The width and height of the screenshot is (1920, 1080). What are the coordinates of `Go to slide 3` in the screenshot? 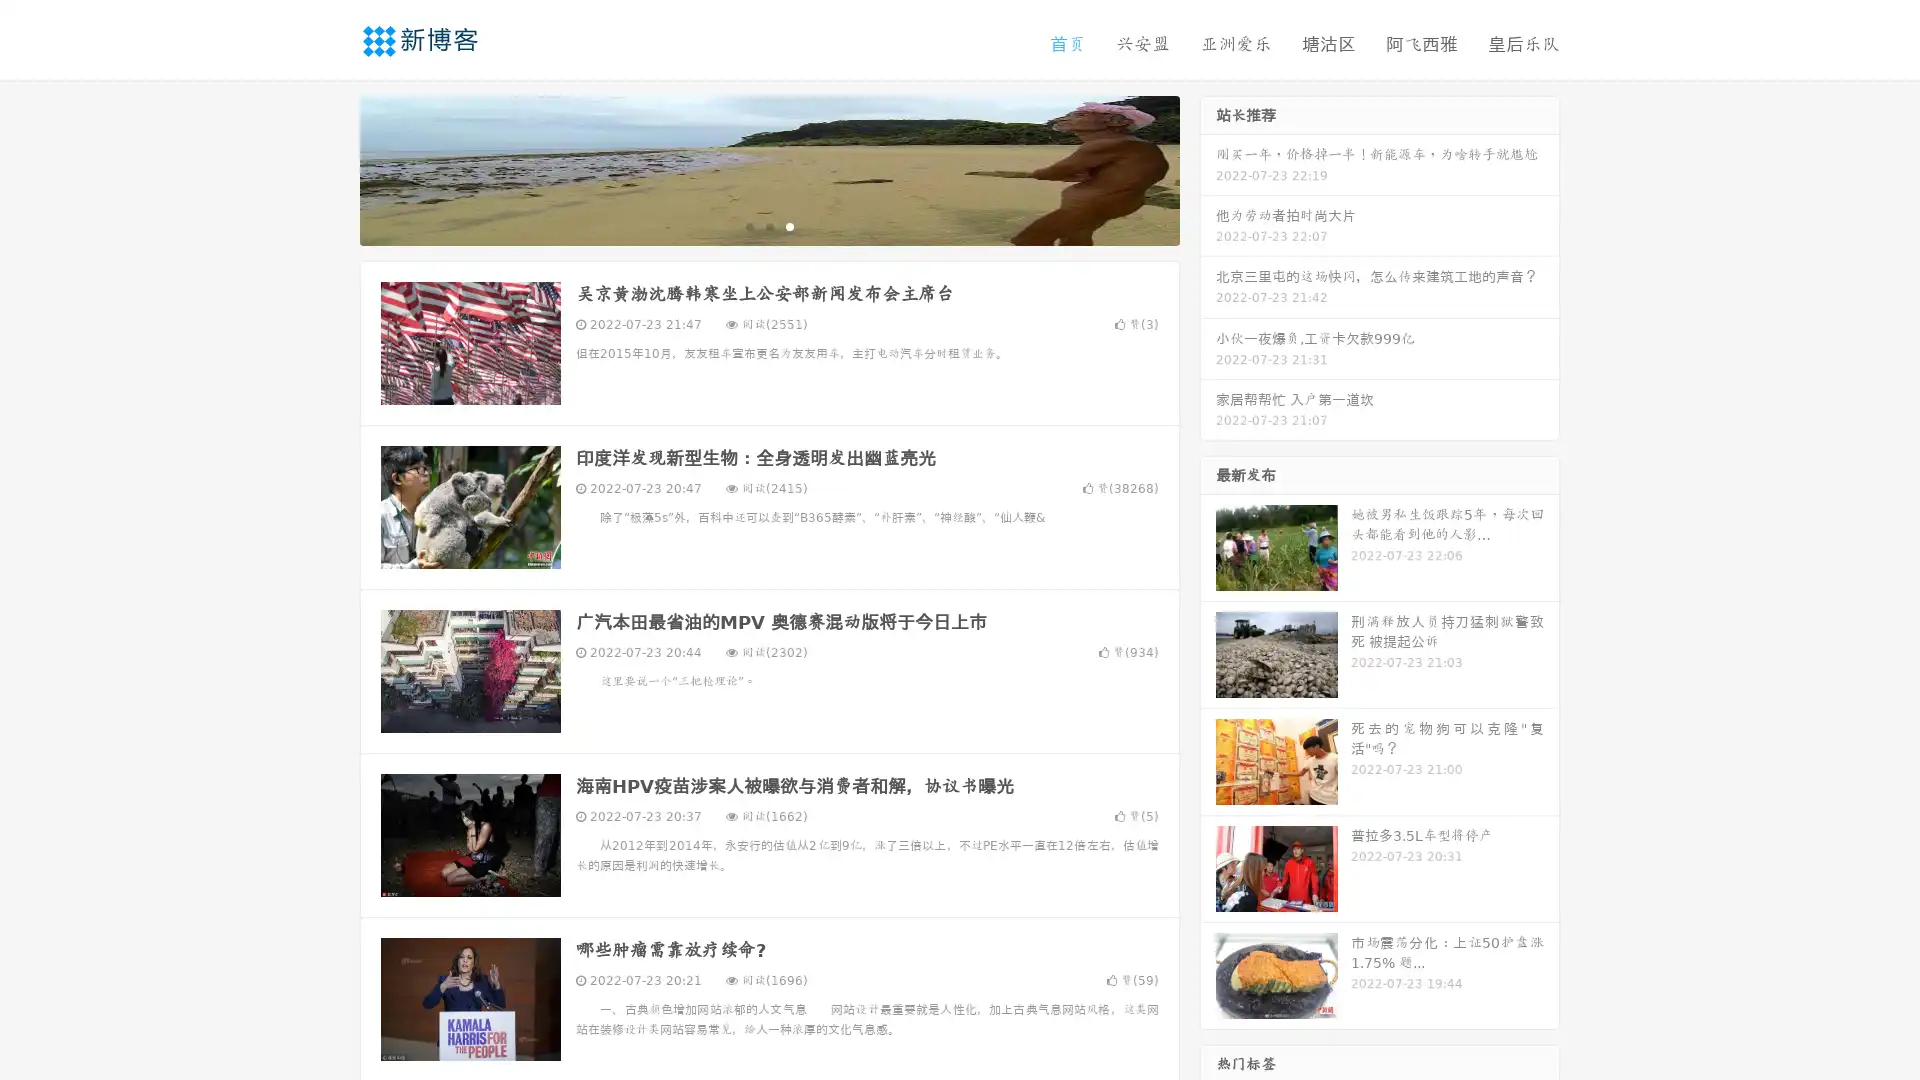 It's located at (789, 225).